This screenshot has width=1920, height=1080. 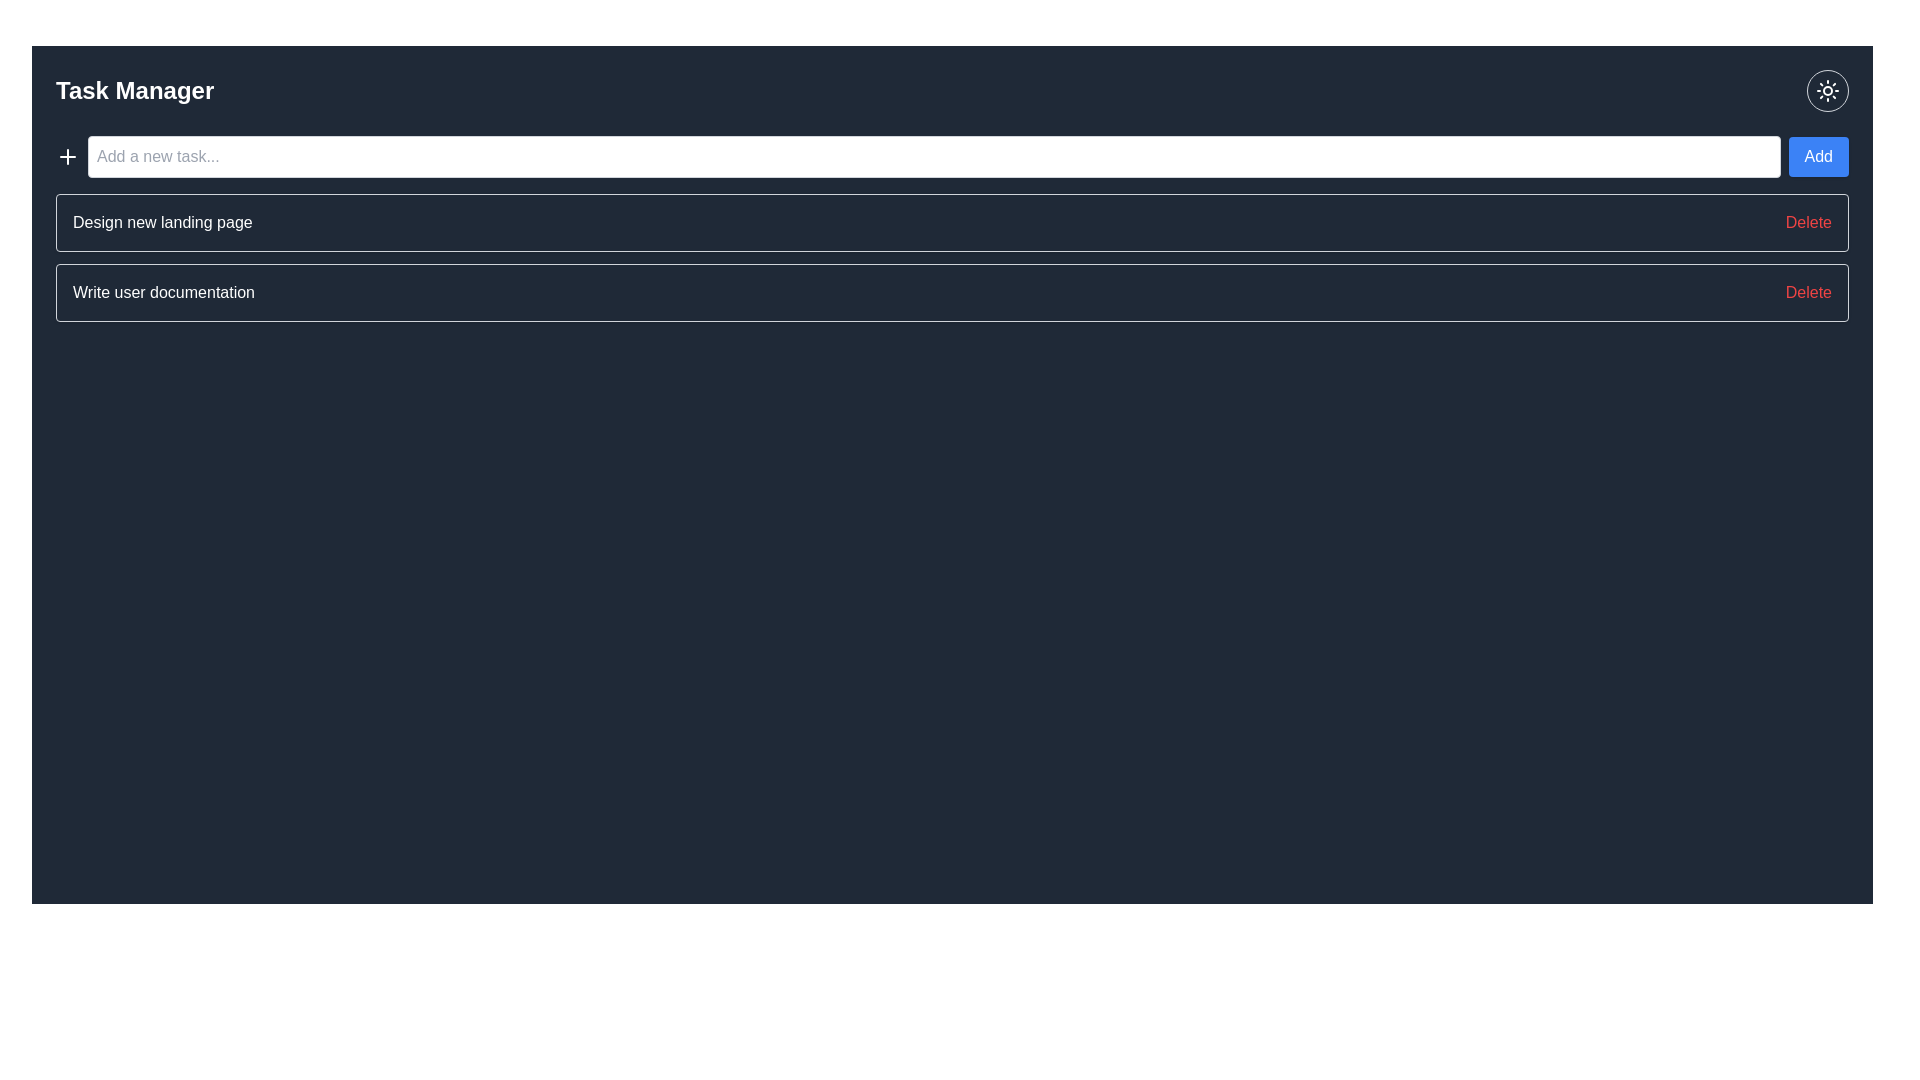 What do you see at coordinates (1828, 91) in the screenshot?
I see `the circular button with a sun icon at the top-right corner of the interface` at bounding box center [1828, 91].